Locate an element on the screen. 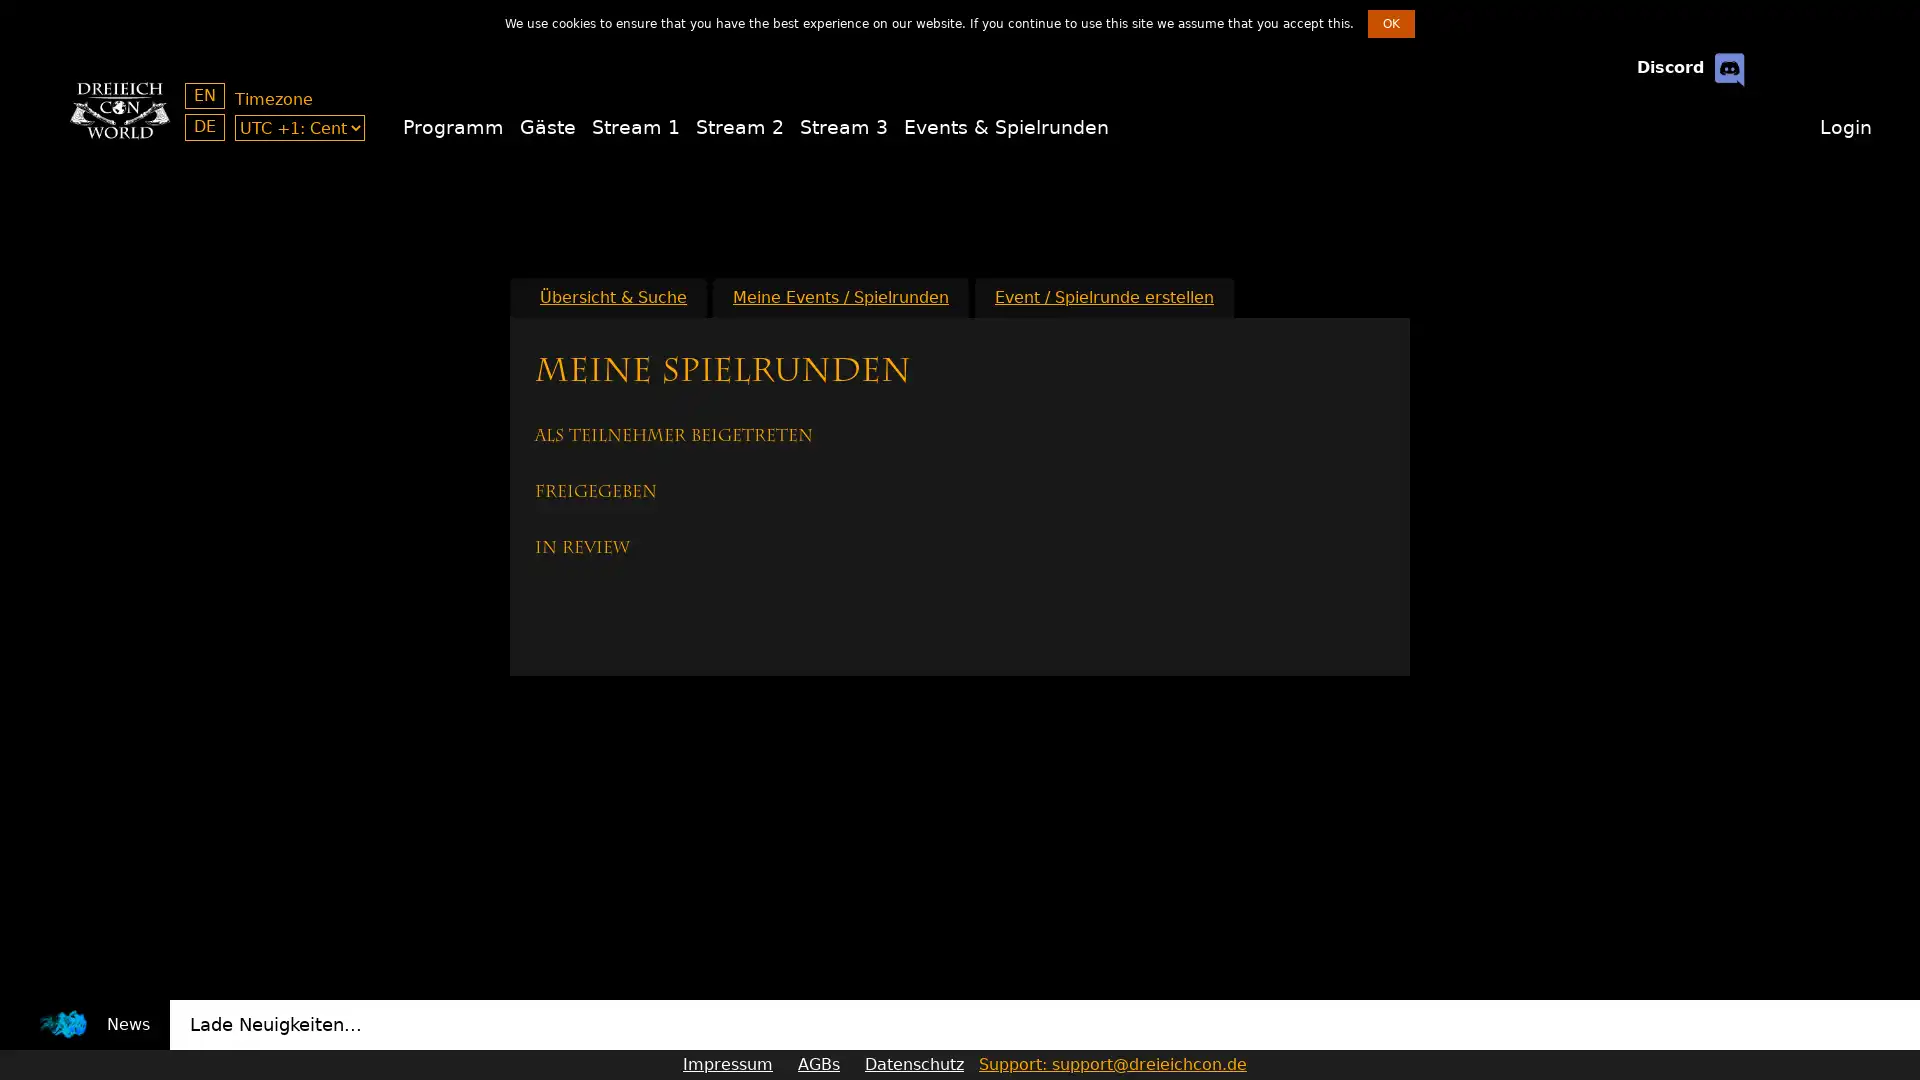 The width and height of the screenshot is (1920, 1080). OK is located at coordinates (1390, 23).